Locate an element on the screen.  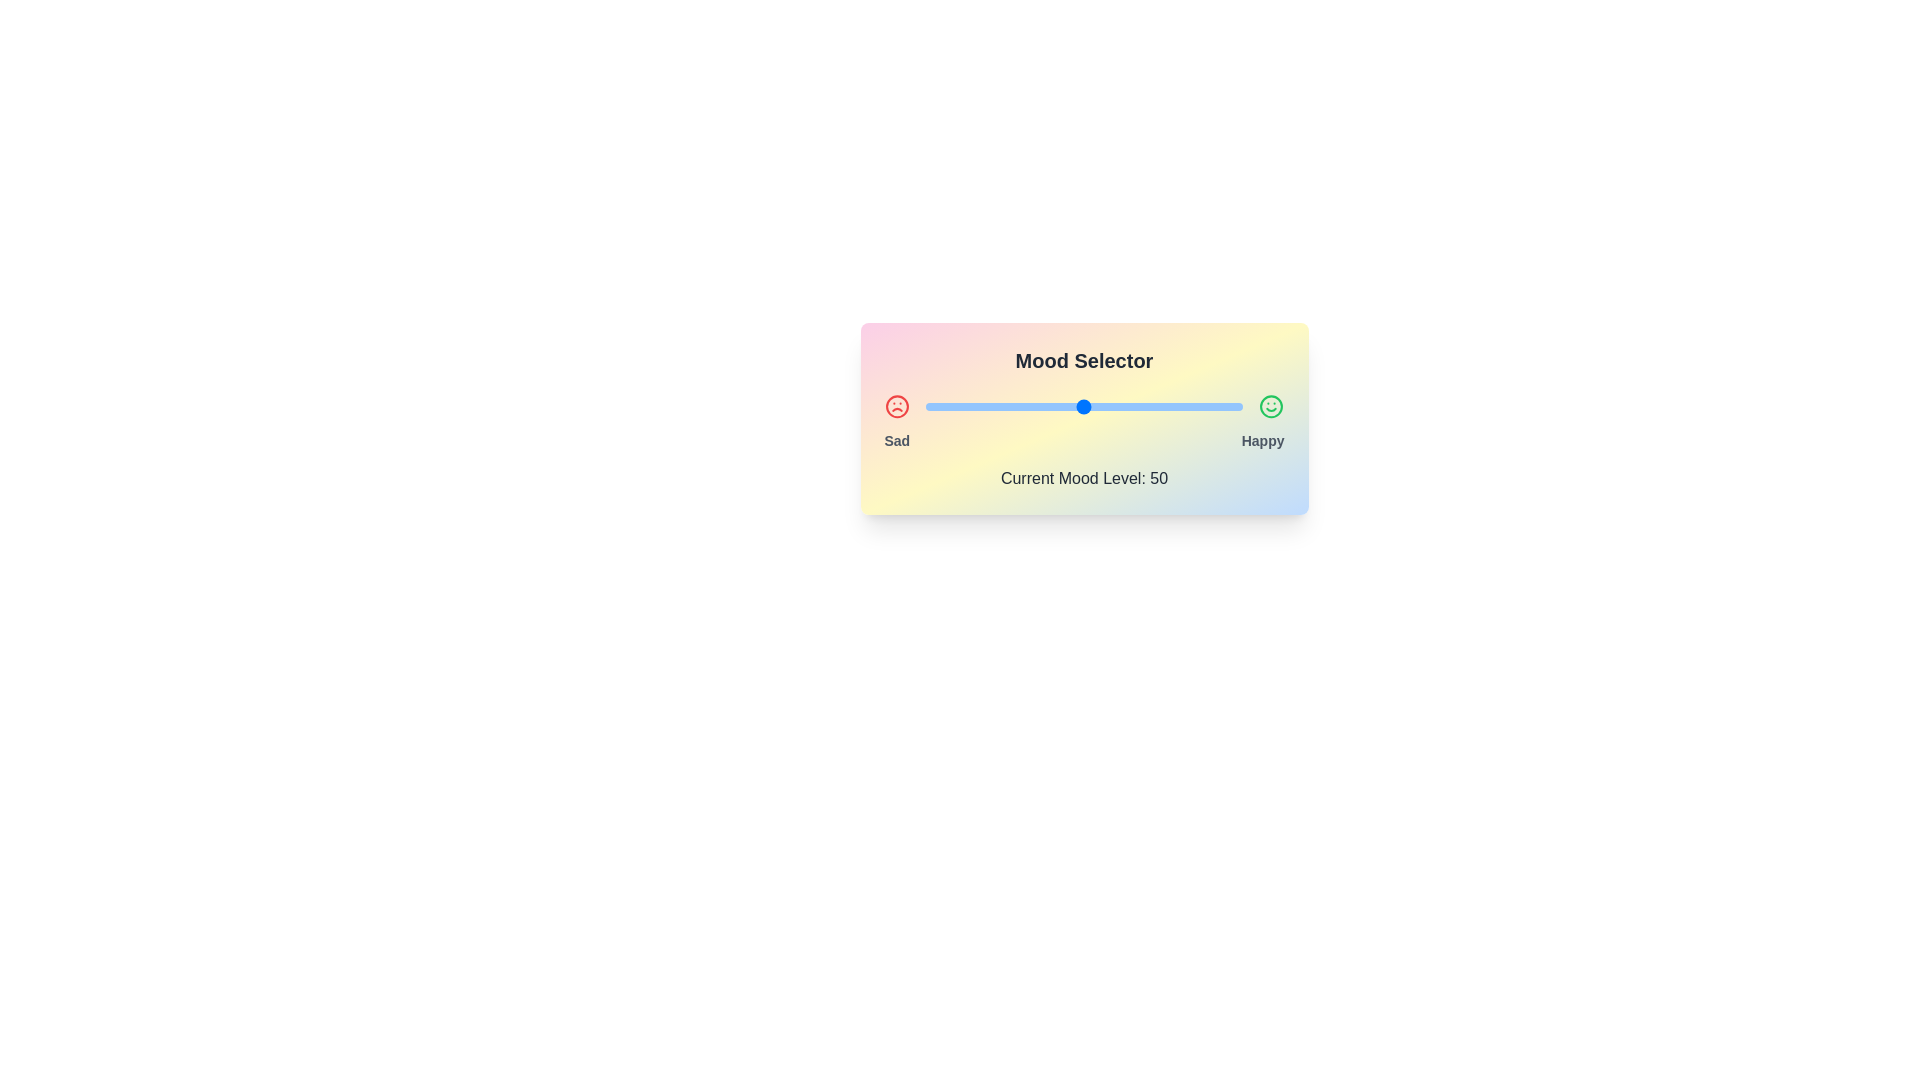
the 'Happy' icon to indicate a positive mood is located at coordinates (1270, 406).